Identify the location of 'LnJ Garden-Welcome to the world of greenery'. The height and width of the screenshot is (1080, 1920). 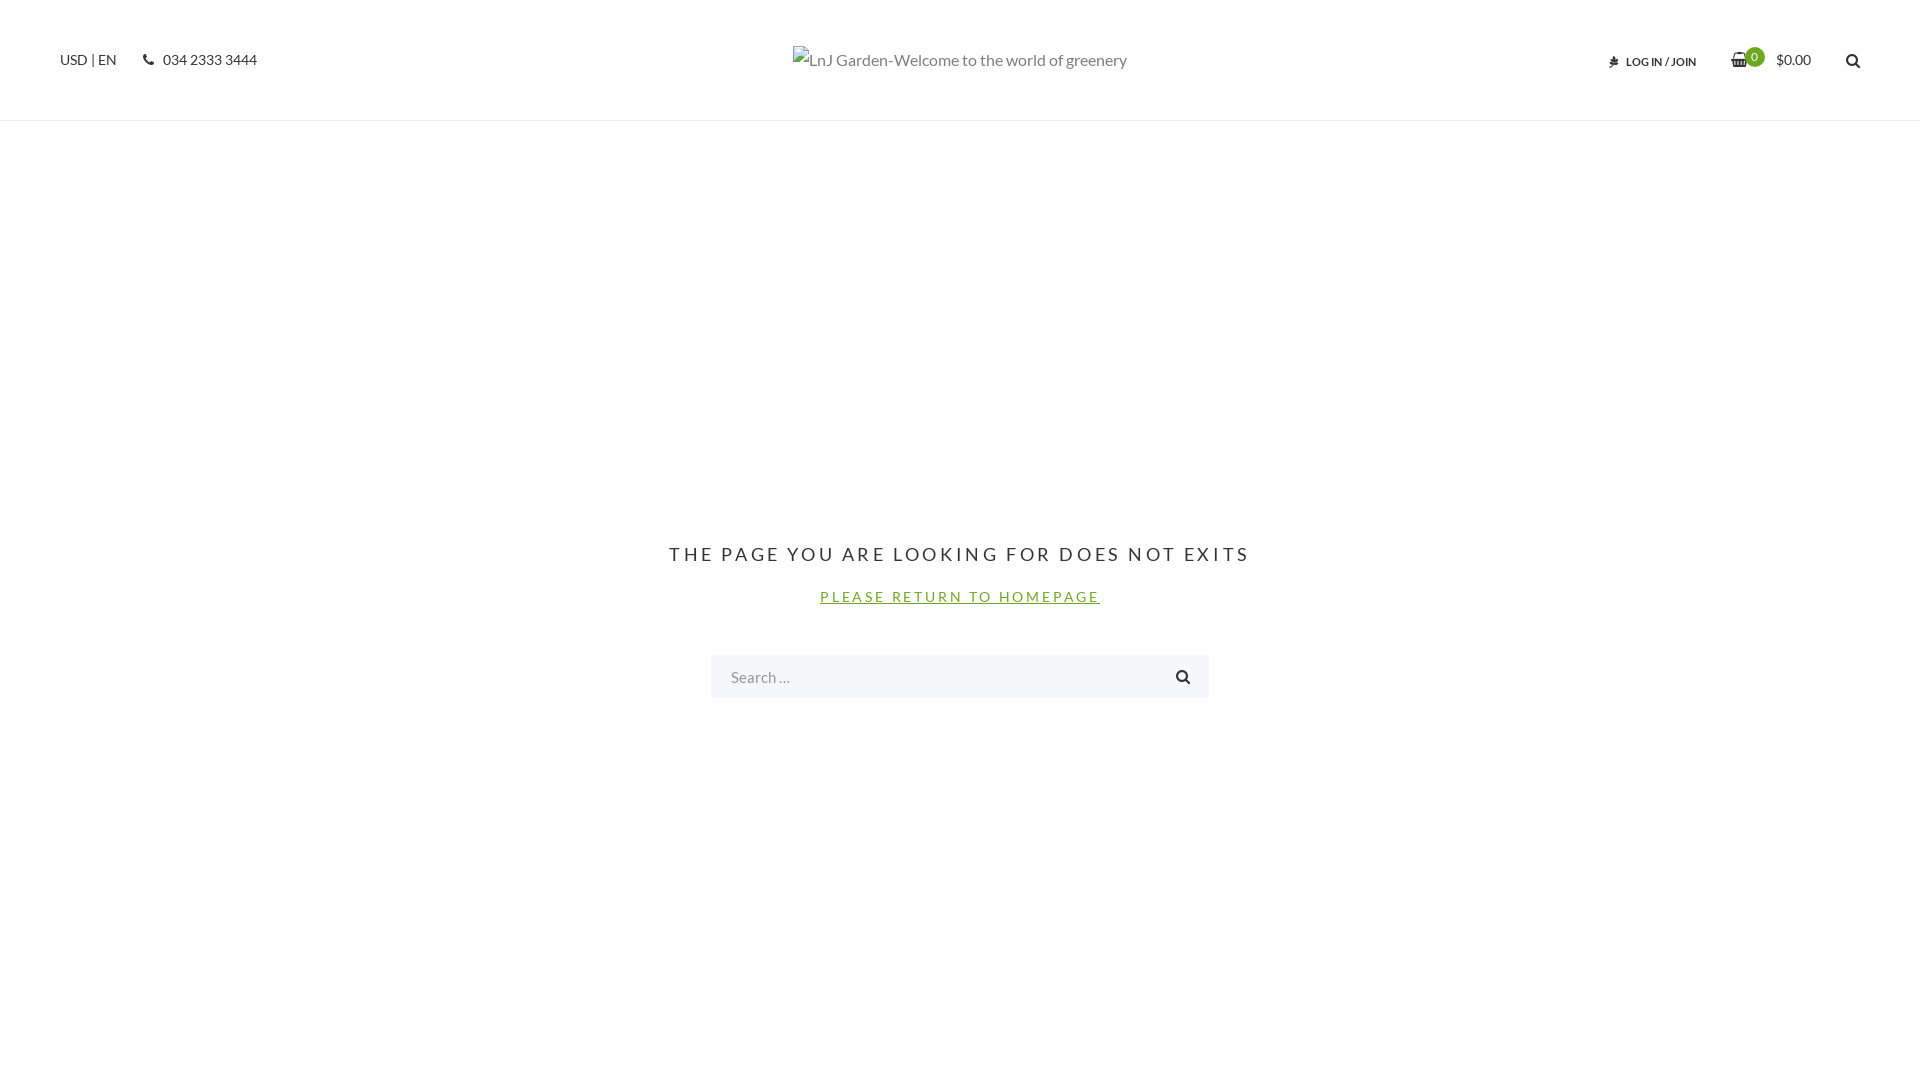
(960, 59).